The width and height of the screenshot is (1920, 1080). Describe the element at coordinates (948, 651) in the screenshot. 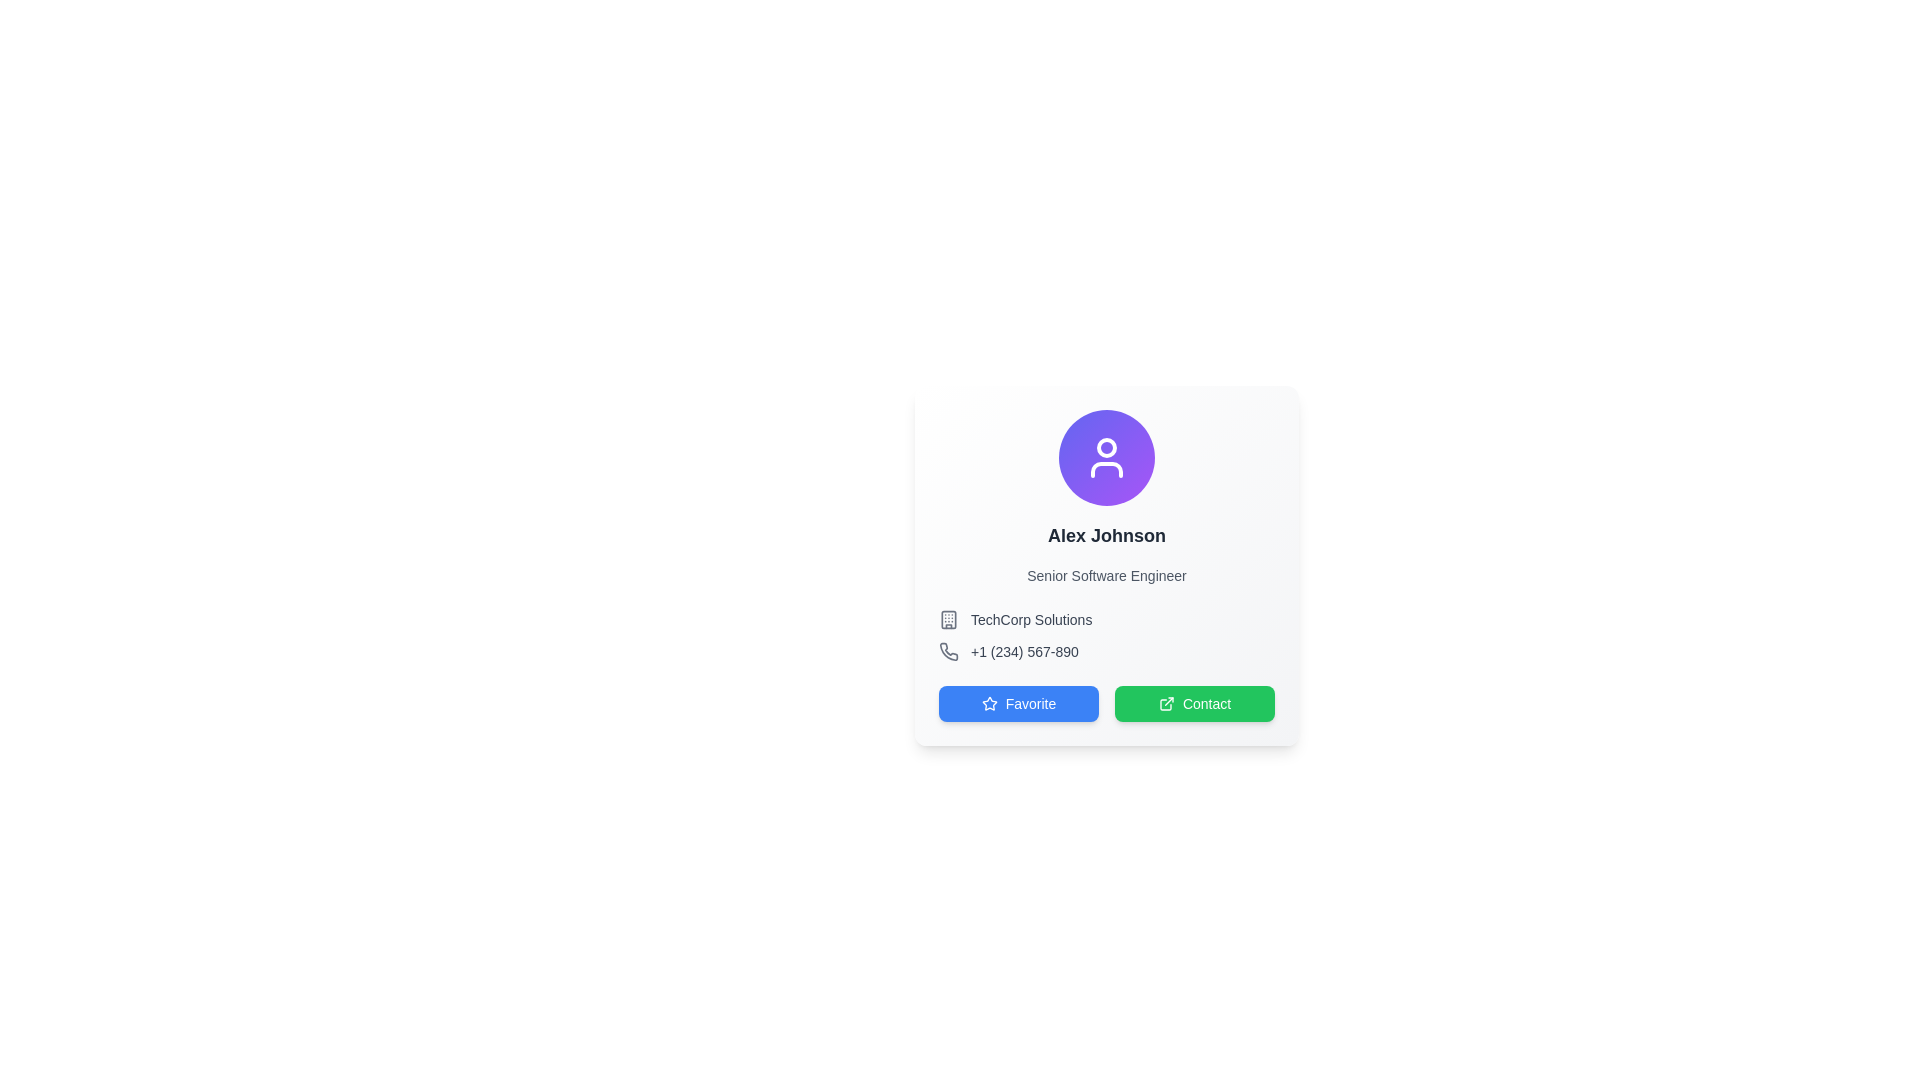

I see `the minimalist gray phone icon associated with the phone number '+1 (234) 567-890'` at that location.